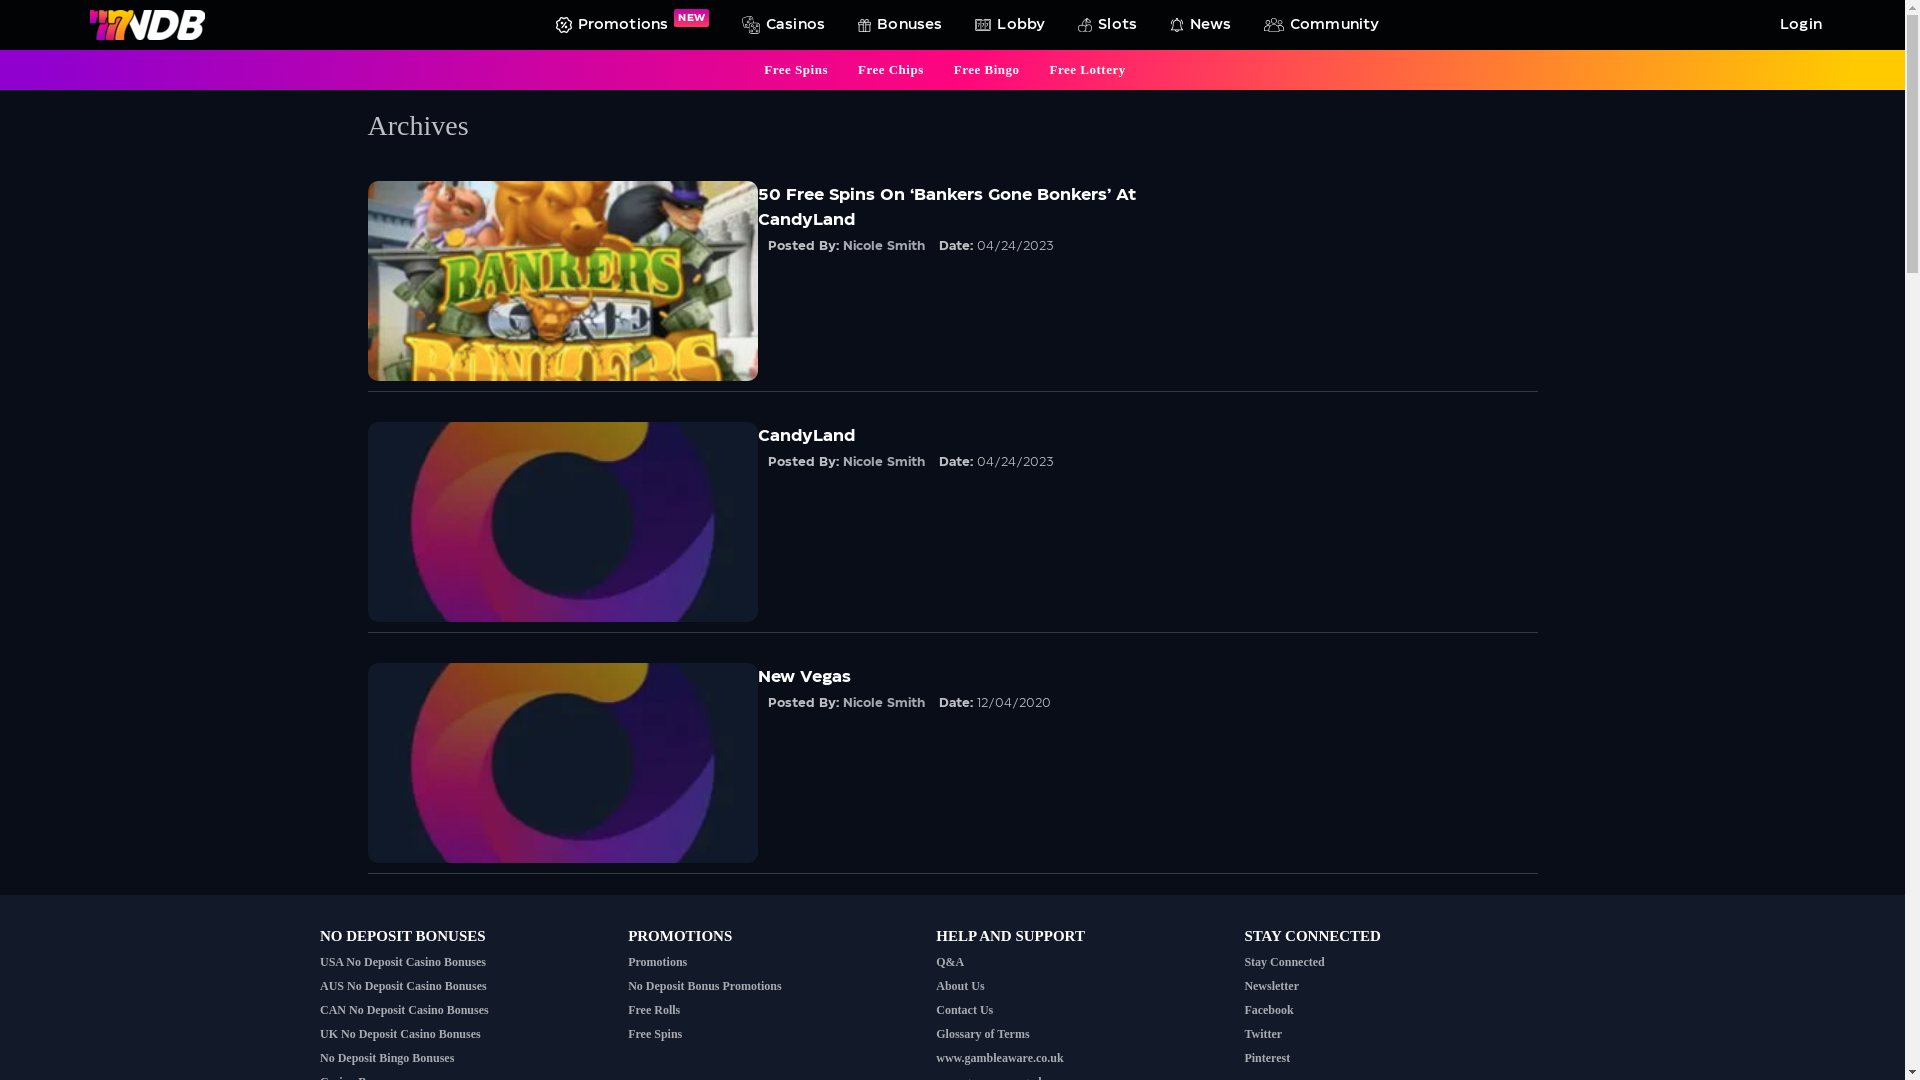 The height and width of the screenshot is (1080, 1920). Describe the element at coordinates (804, 676) in the screenshot. I see `'New Vegas'` at that location.